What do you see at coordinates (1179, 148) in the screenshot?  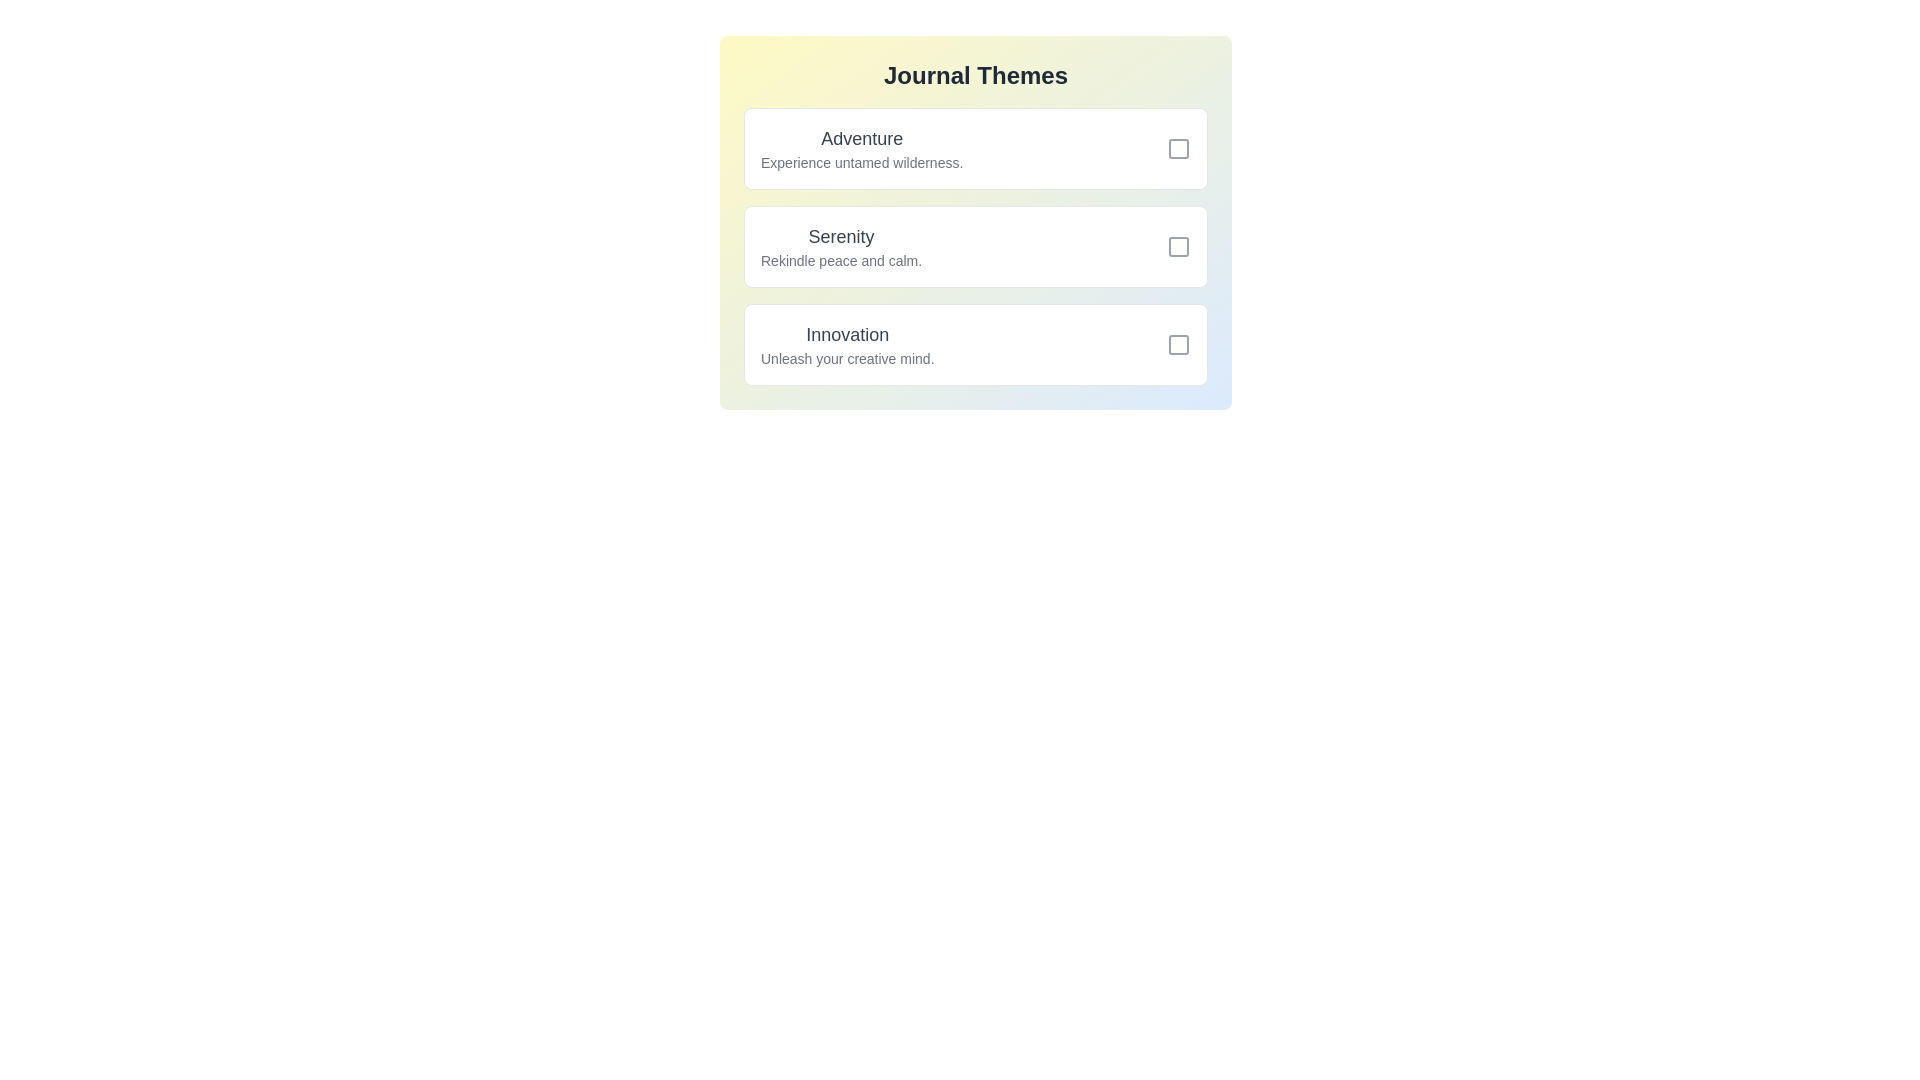 I see `the checkbox associated with the text 'Adventure' in the 'Journal Themes' section` at bounding box center [1179, 148].